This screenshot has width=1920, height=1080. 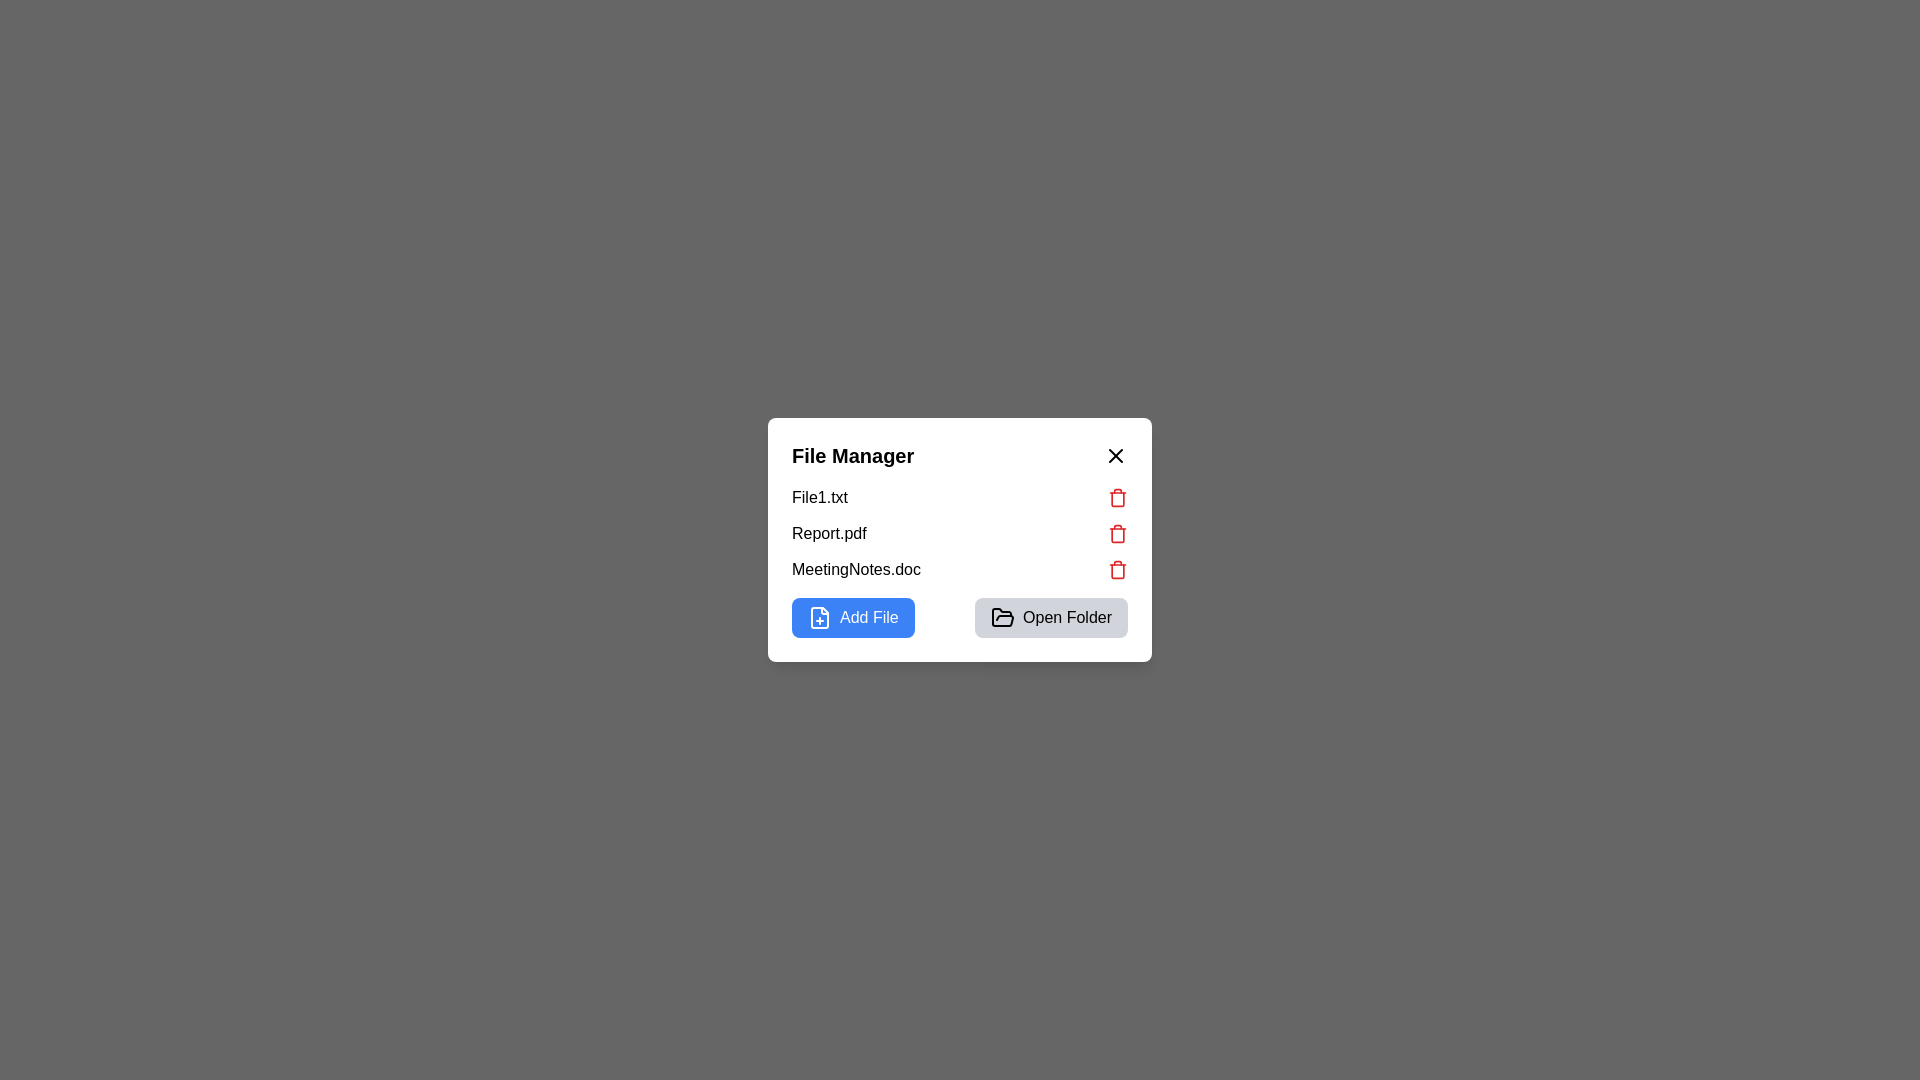 I want to click on the delete icon located to the right of 'File1.txt' in the top entry of the list within the 'File Manager' dialog box, so click(x=1117, y=496).